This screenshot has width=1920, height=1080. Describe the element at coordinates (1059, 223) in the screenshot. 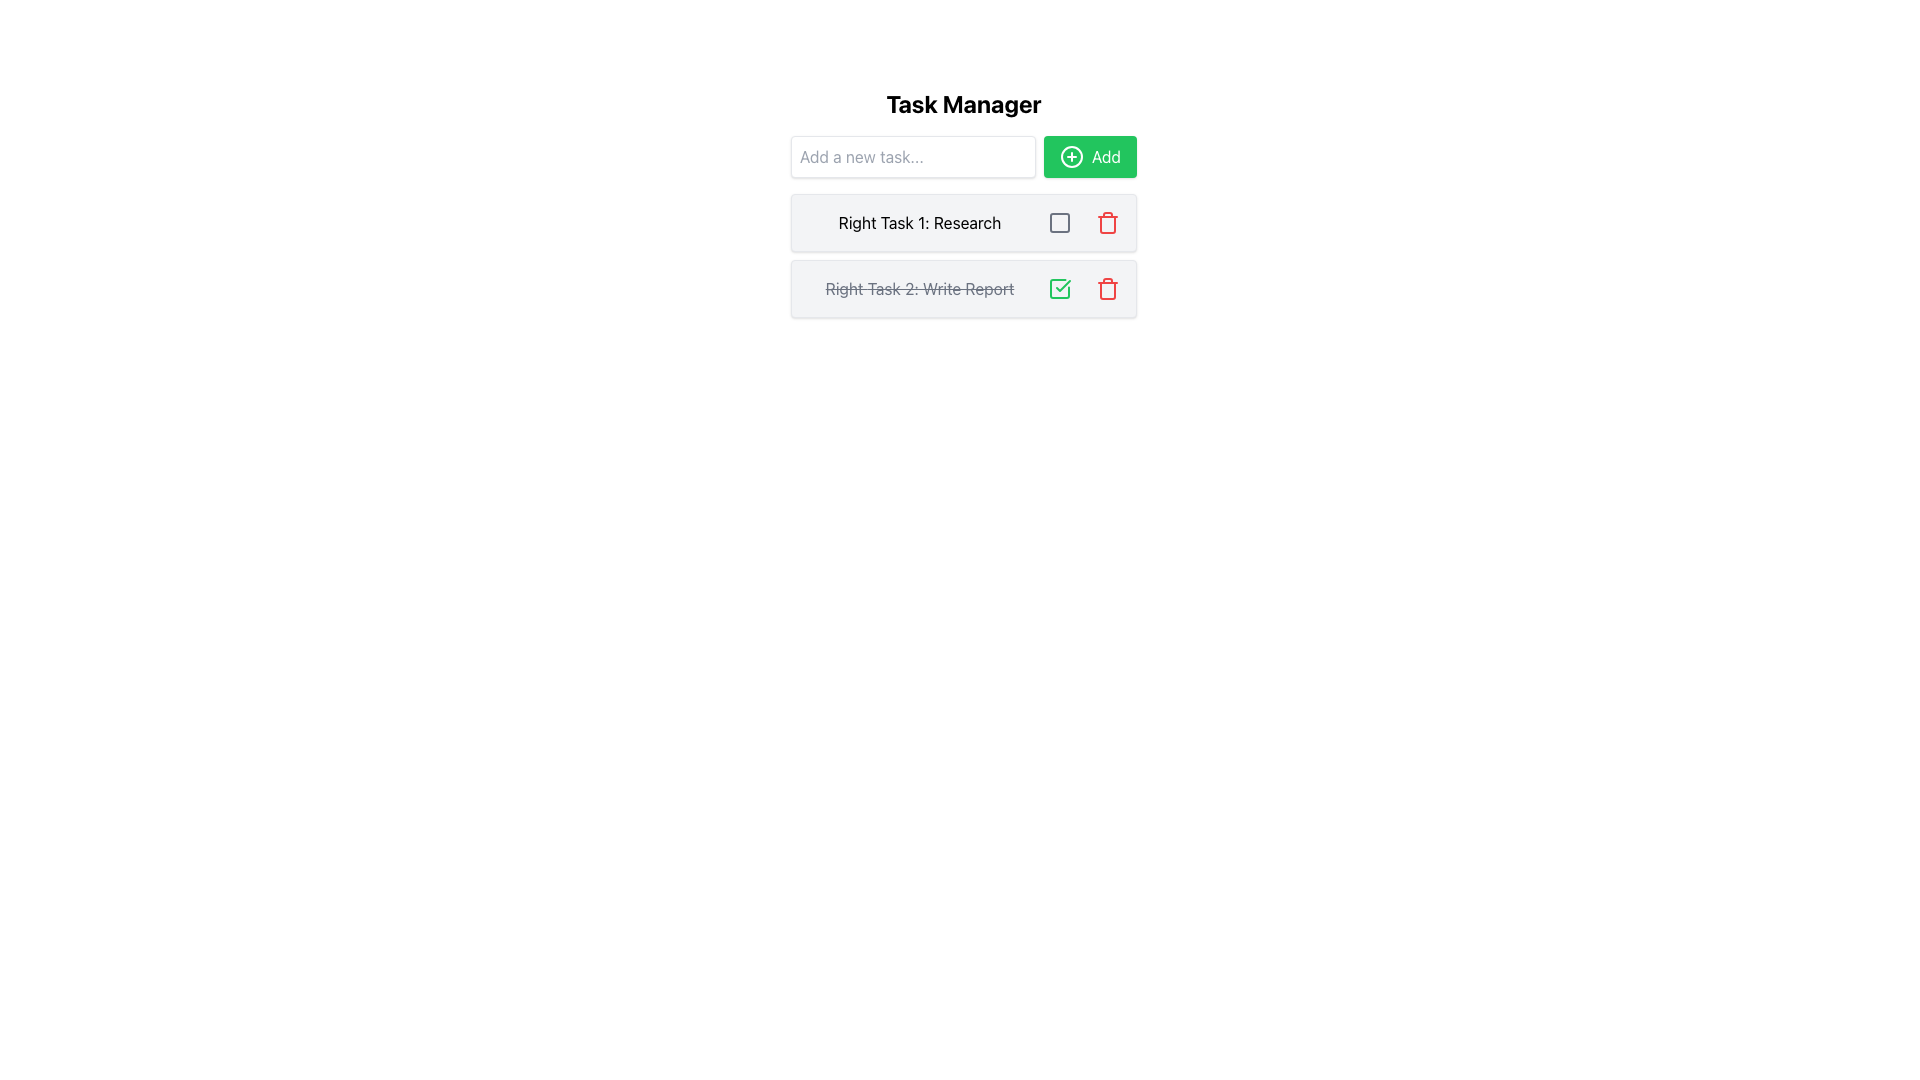

I see `the third icon in the row of task options to the right of 'Right Task 1: Research'` at that location.